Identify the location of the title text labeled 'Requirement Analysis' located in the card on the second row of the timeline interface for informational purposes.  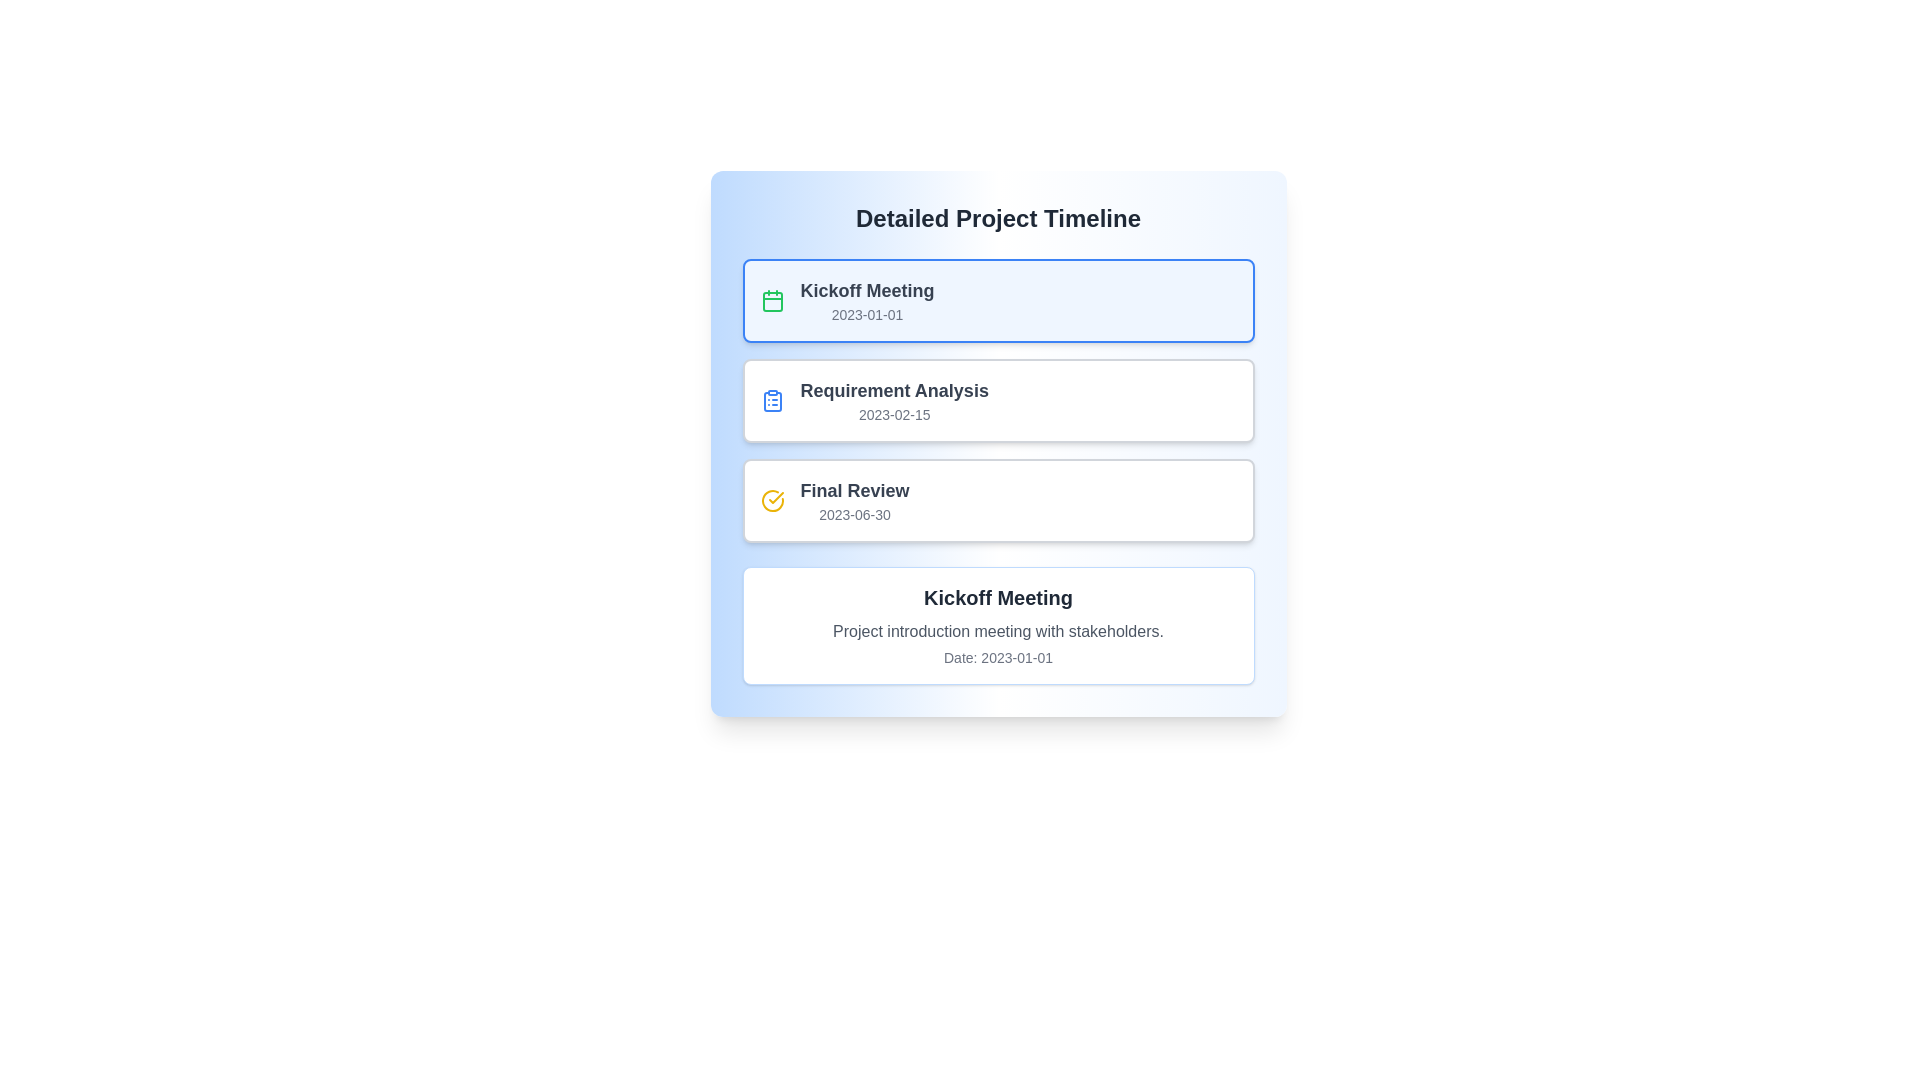
(893, 390).